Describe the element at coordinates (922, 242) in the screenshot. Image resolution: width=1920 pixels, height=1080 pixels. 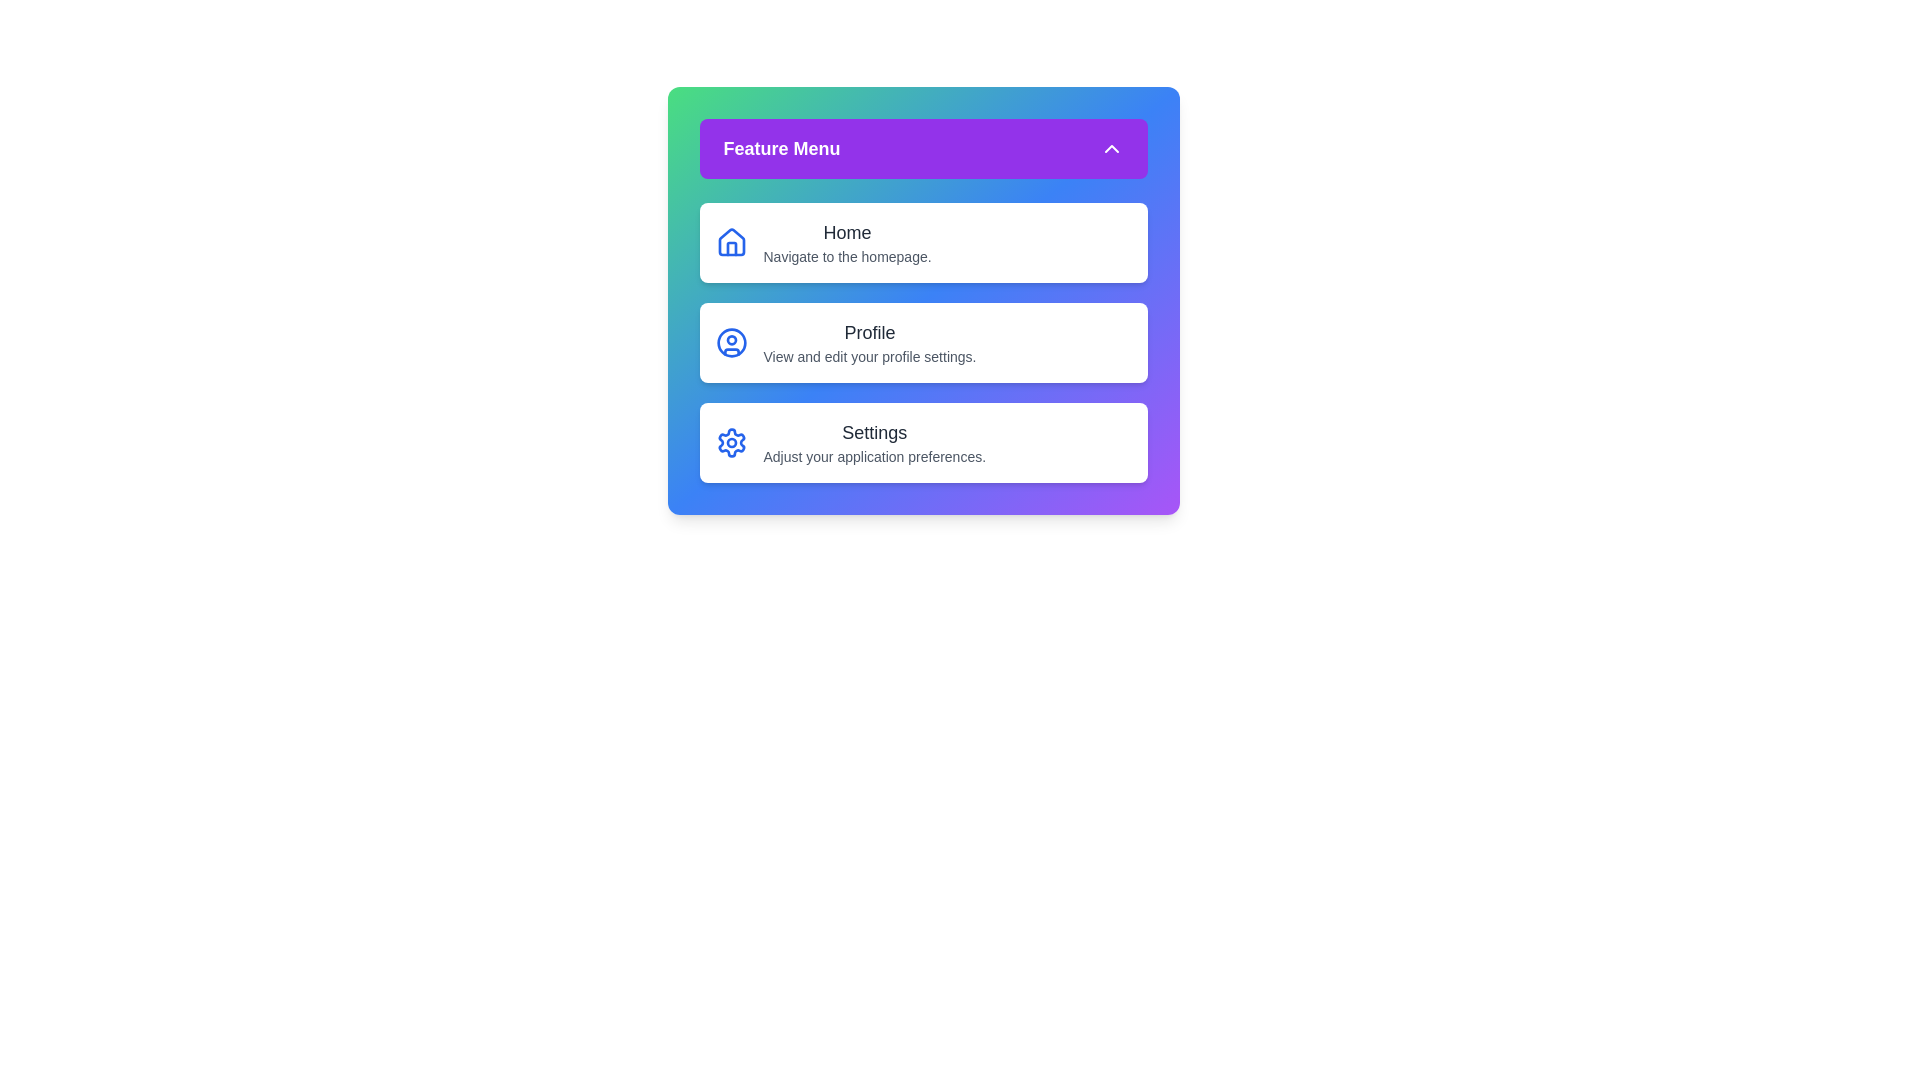
I see `the menu item labeled Home` at that location.